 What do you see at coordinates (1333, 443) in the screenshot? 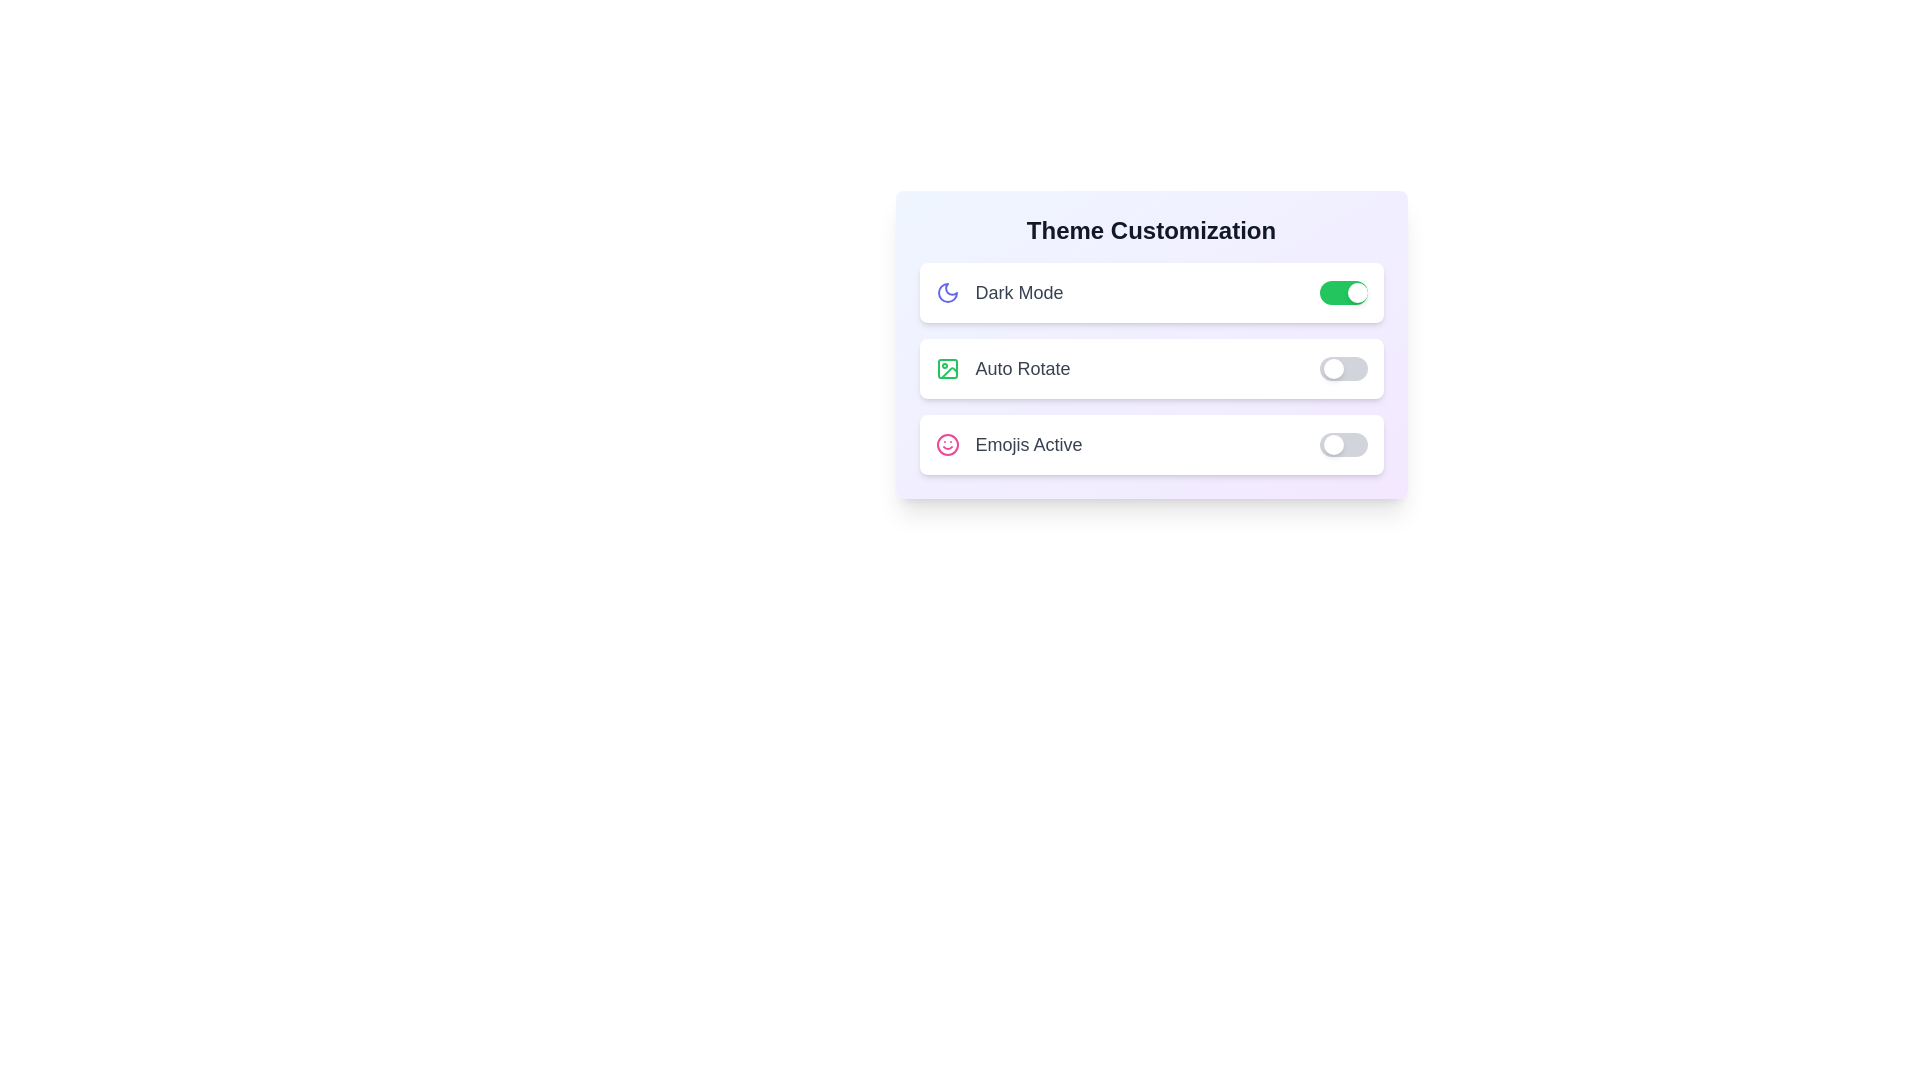
I see `the circular Toggle Switch Indicator within the bottom-most toggle switch of the 'Theme Customization' settings, specifically for the 'Emojis Active' setting` at bounding box center [1333, 443].